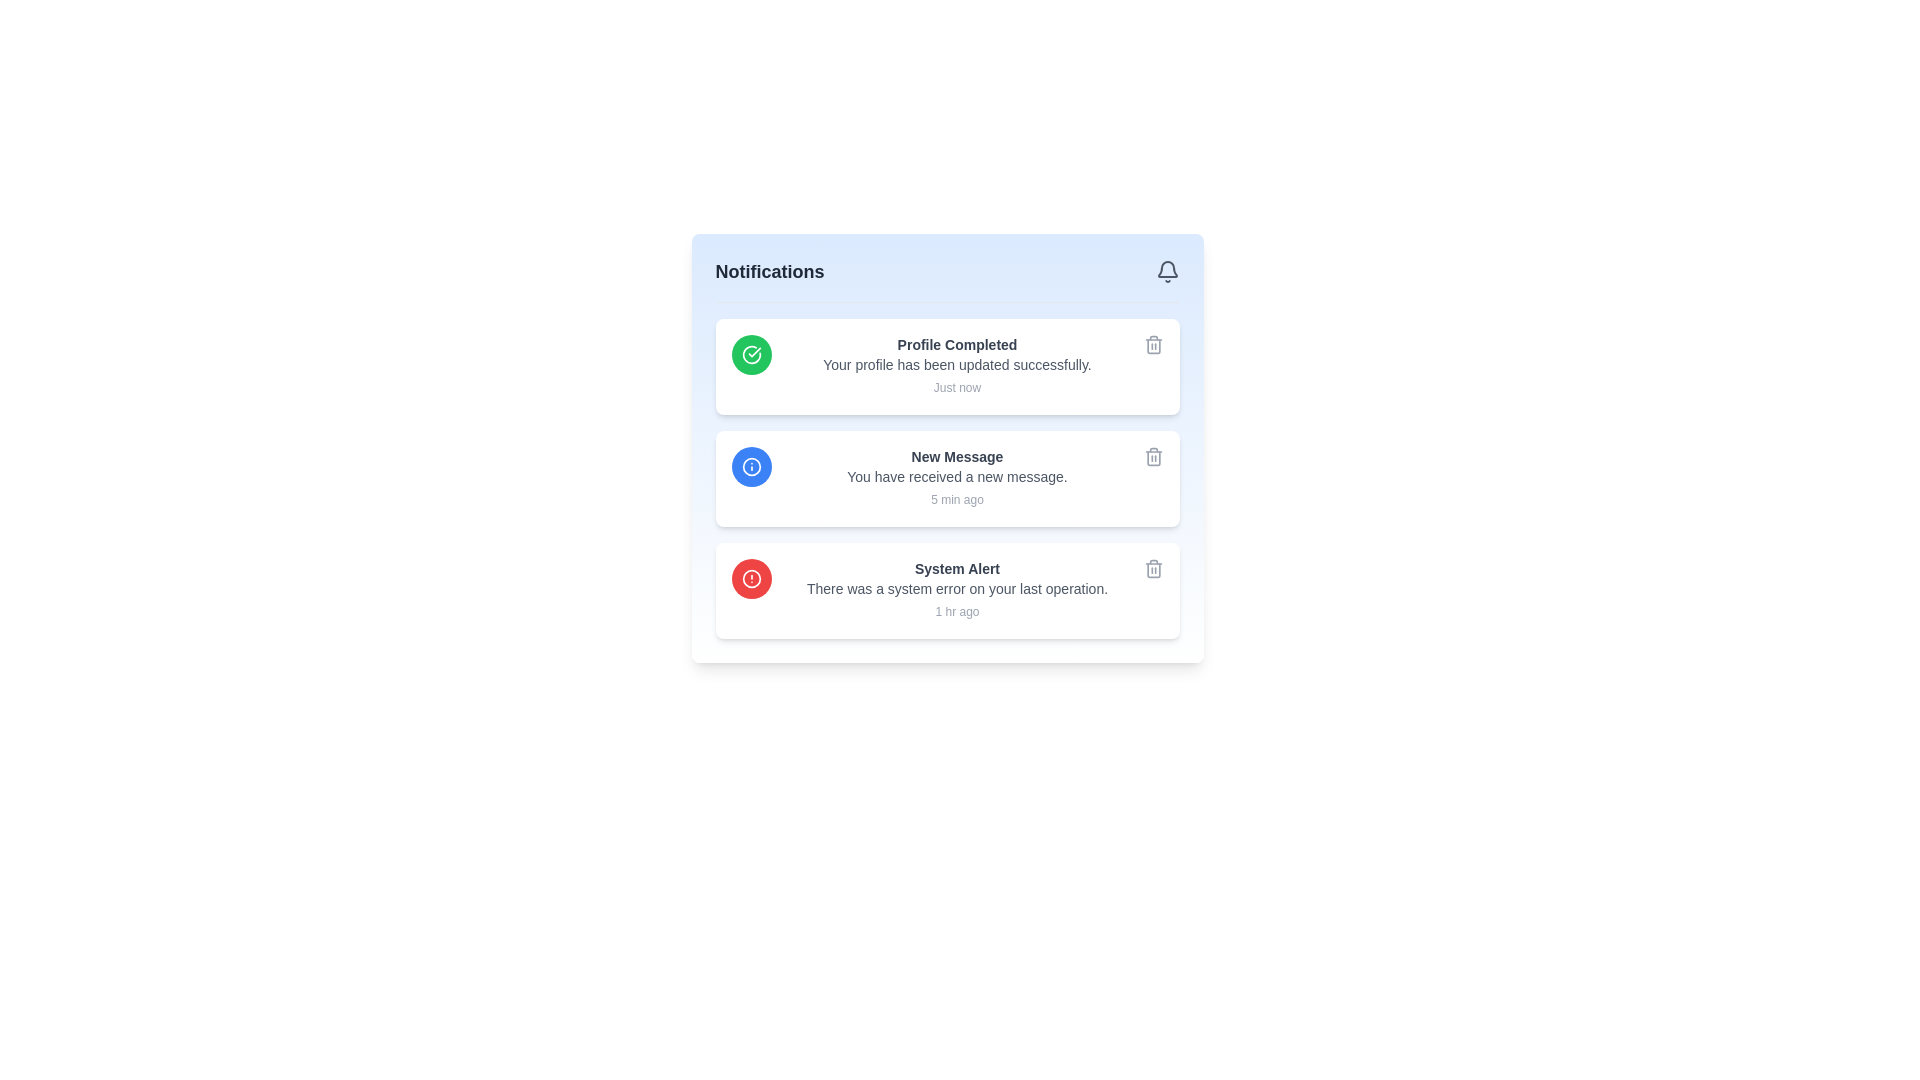  I want to click on the textual content block of the third notification entry that provides details about an issue encountered during the user's operation, so click(956, 589).